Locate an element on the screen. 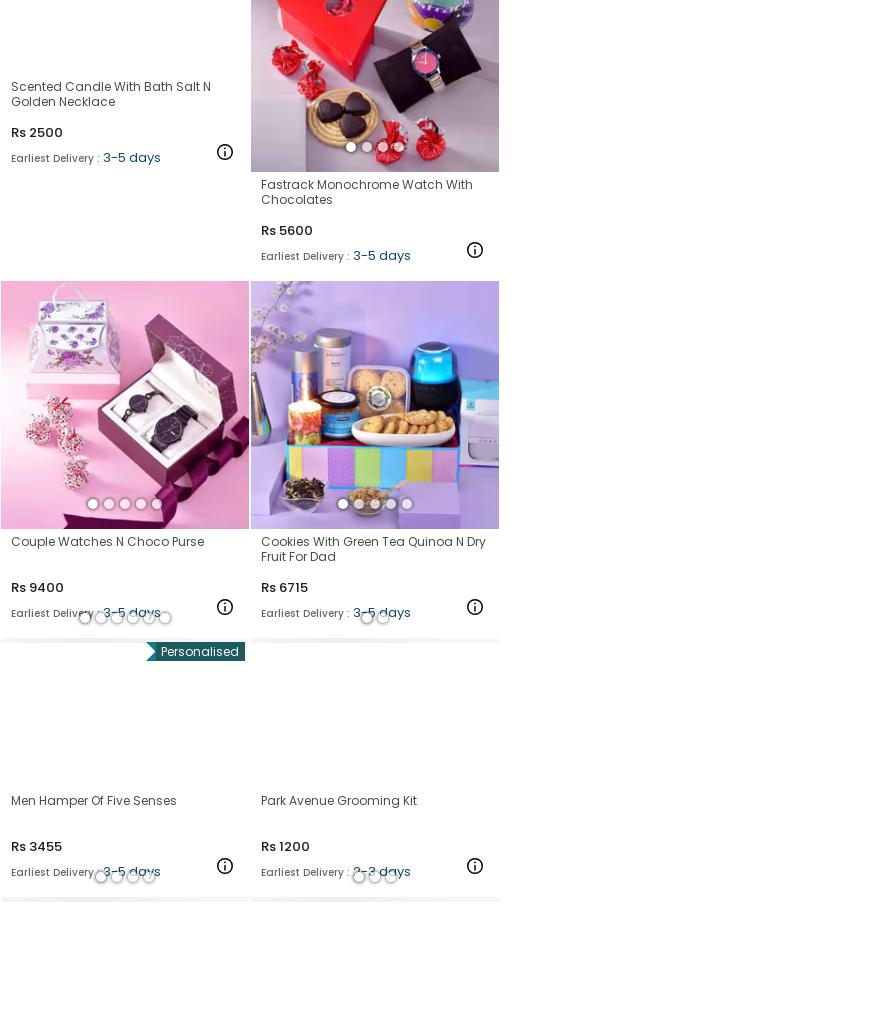 This screenshot has height=1022, width=890. 'Couple Watches N Choco Purse' is located at coordinates (106, 539).